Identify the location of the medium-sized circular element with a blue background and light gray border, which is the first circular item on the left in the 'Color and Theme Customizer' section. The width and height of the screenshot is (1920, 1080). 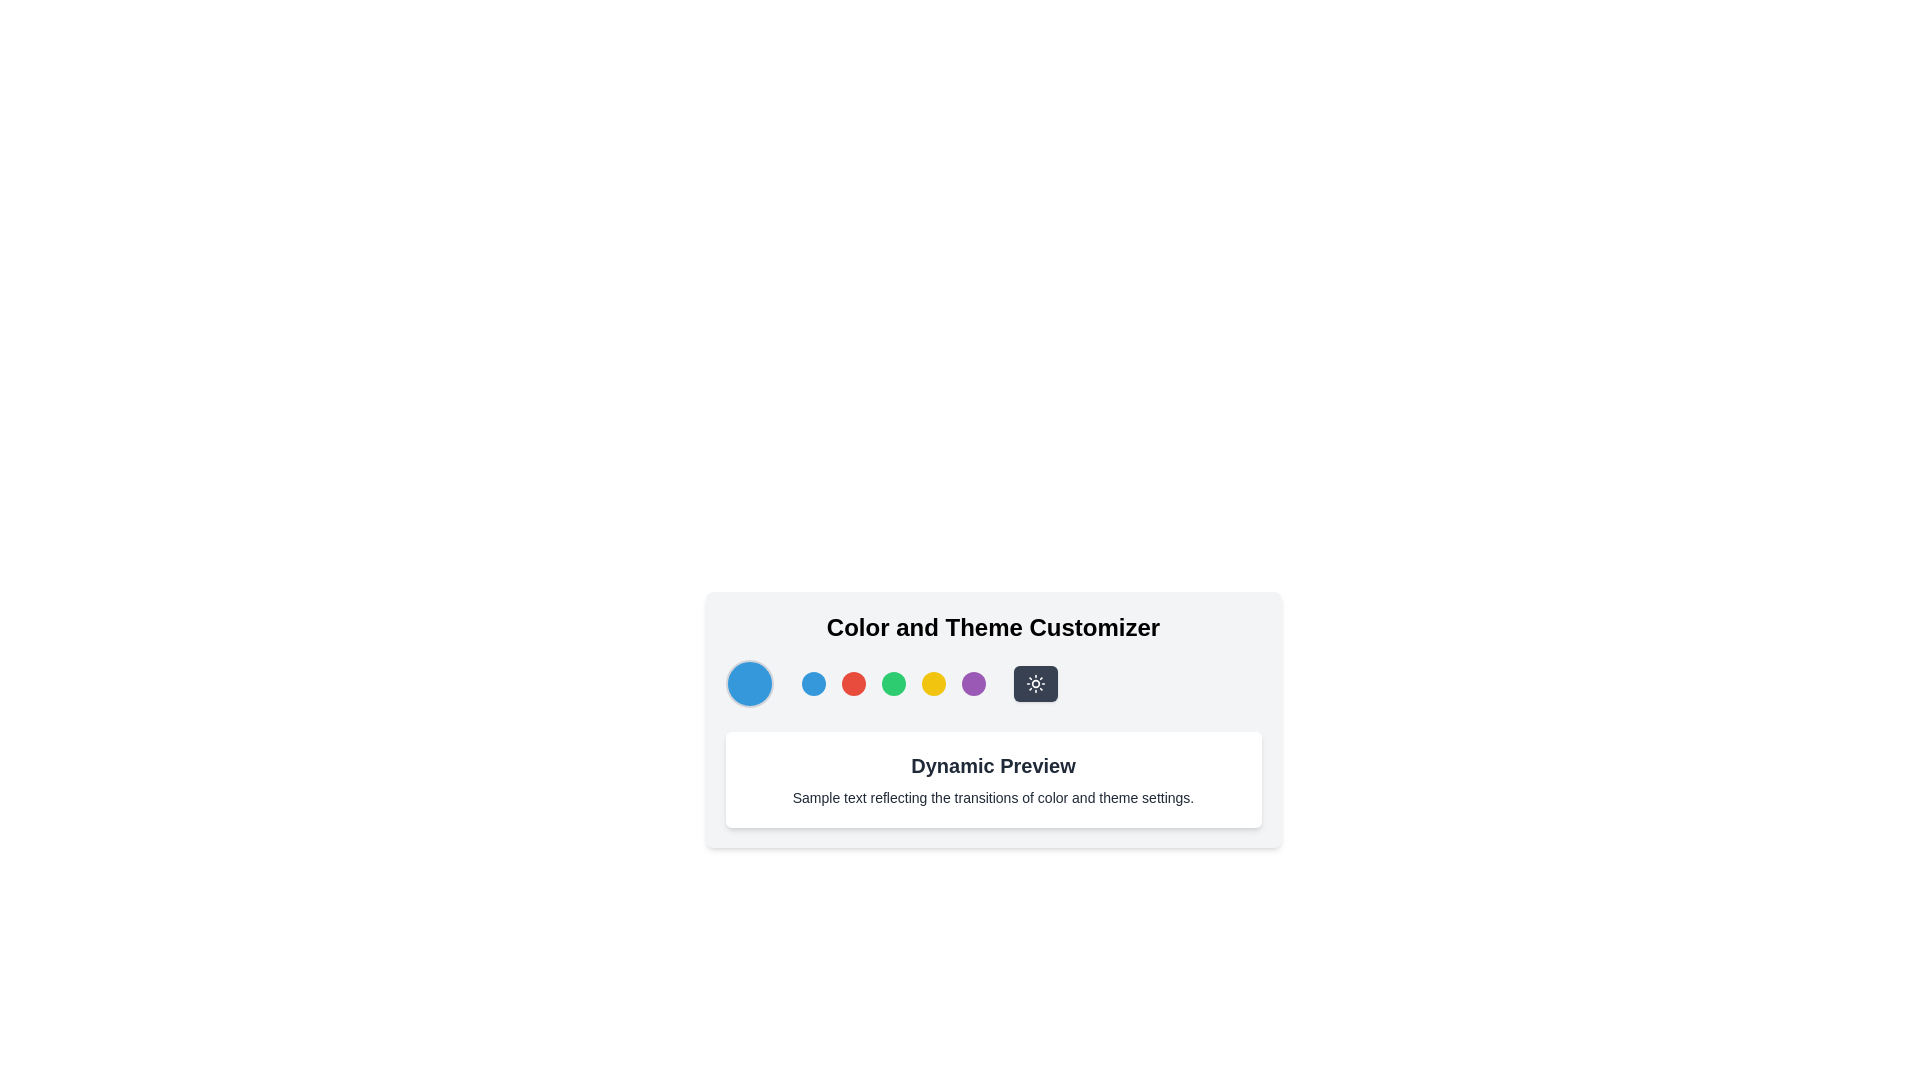
(748, 682).